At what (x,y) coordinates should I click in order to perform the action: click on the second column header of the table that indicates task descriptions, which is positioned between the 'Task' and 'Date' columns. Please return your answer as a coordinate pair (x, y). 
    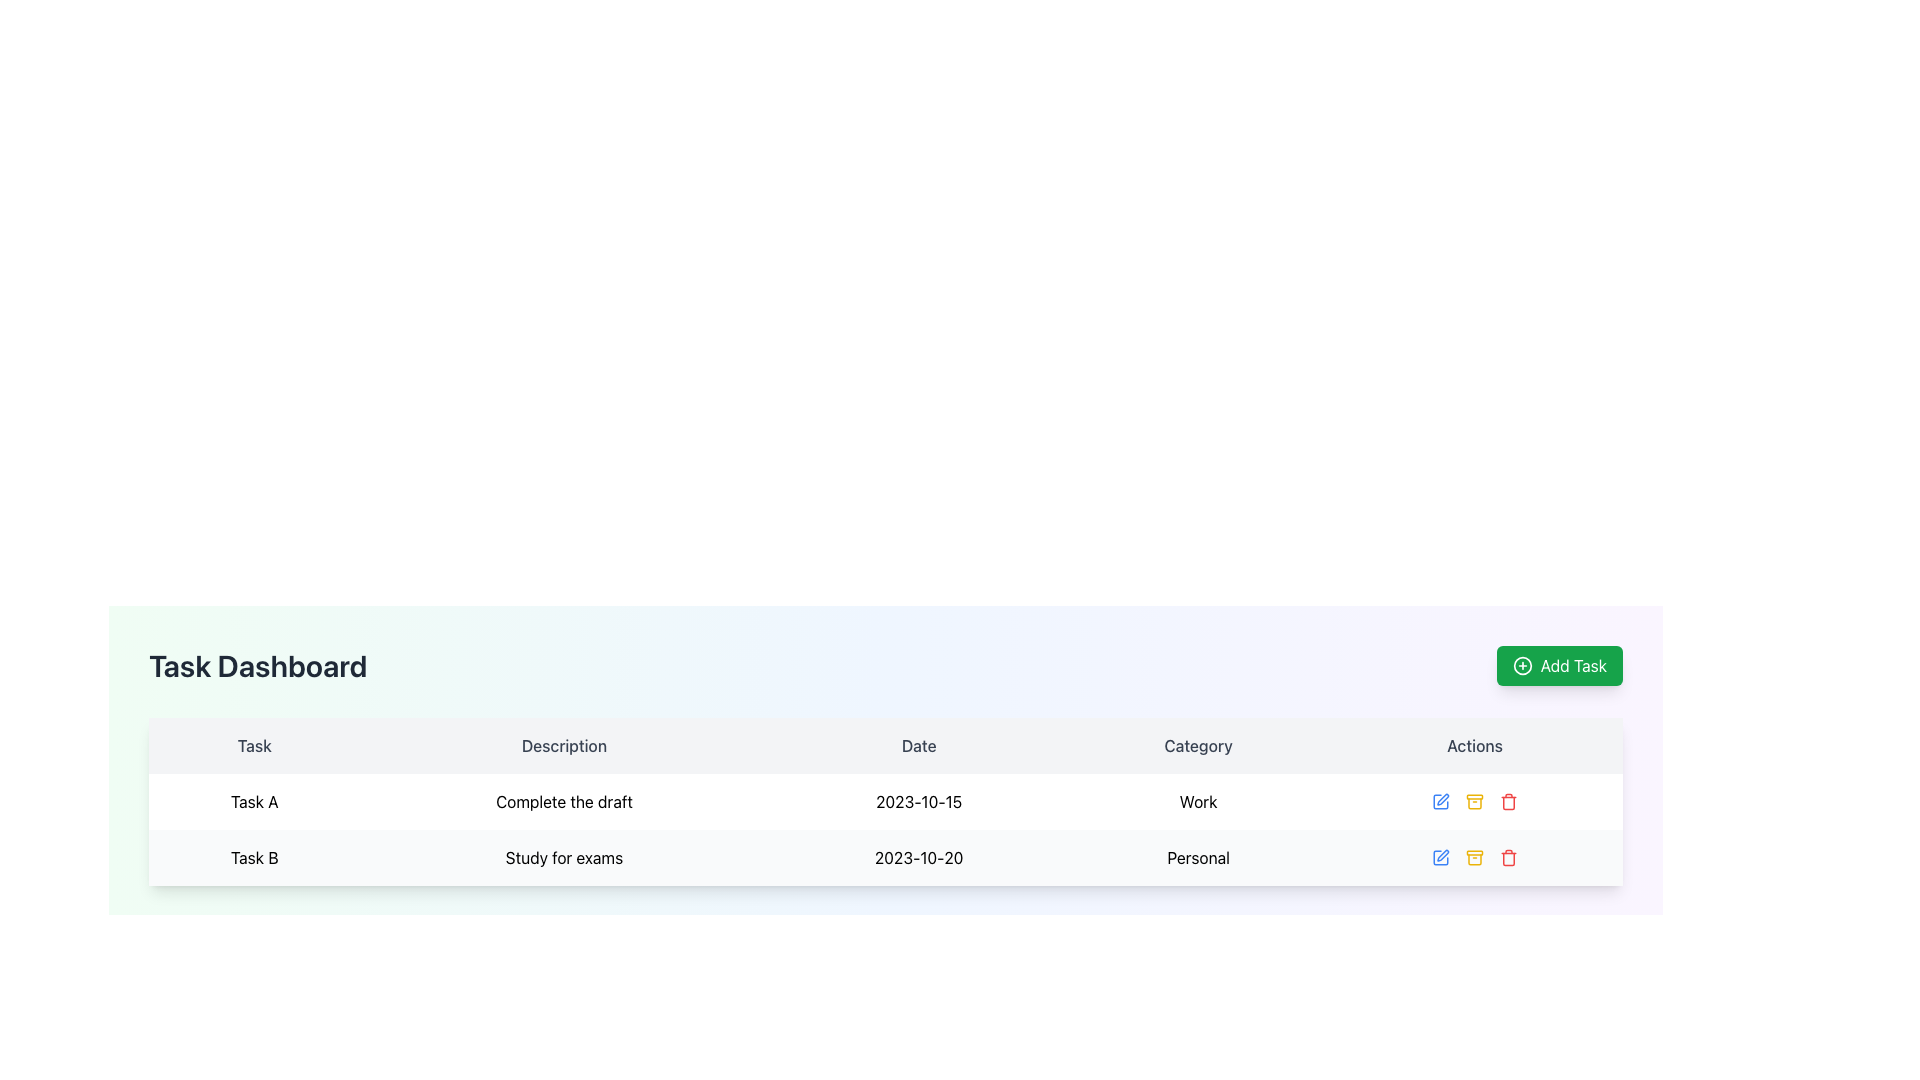
    Looking at the image, I should click on (563, 745).